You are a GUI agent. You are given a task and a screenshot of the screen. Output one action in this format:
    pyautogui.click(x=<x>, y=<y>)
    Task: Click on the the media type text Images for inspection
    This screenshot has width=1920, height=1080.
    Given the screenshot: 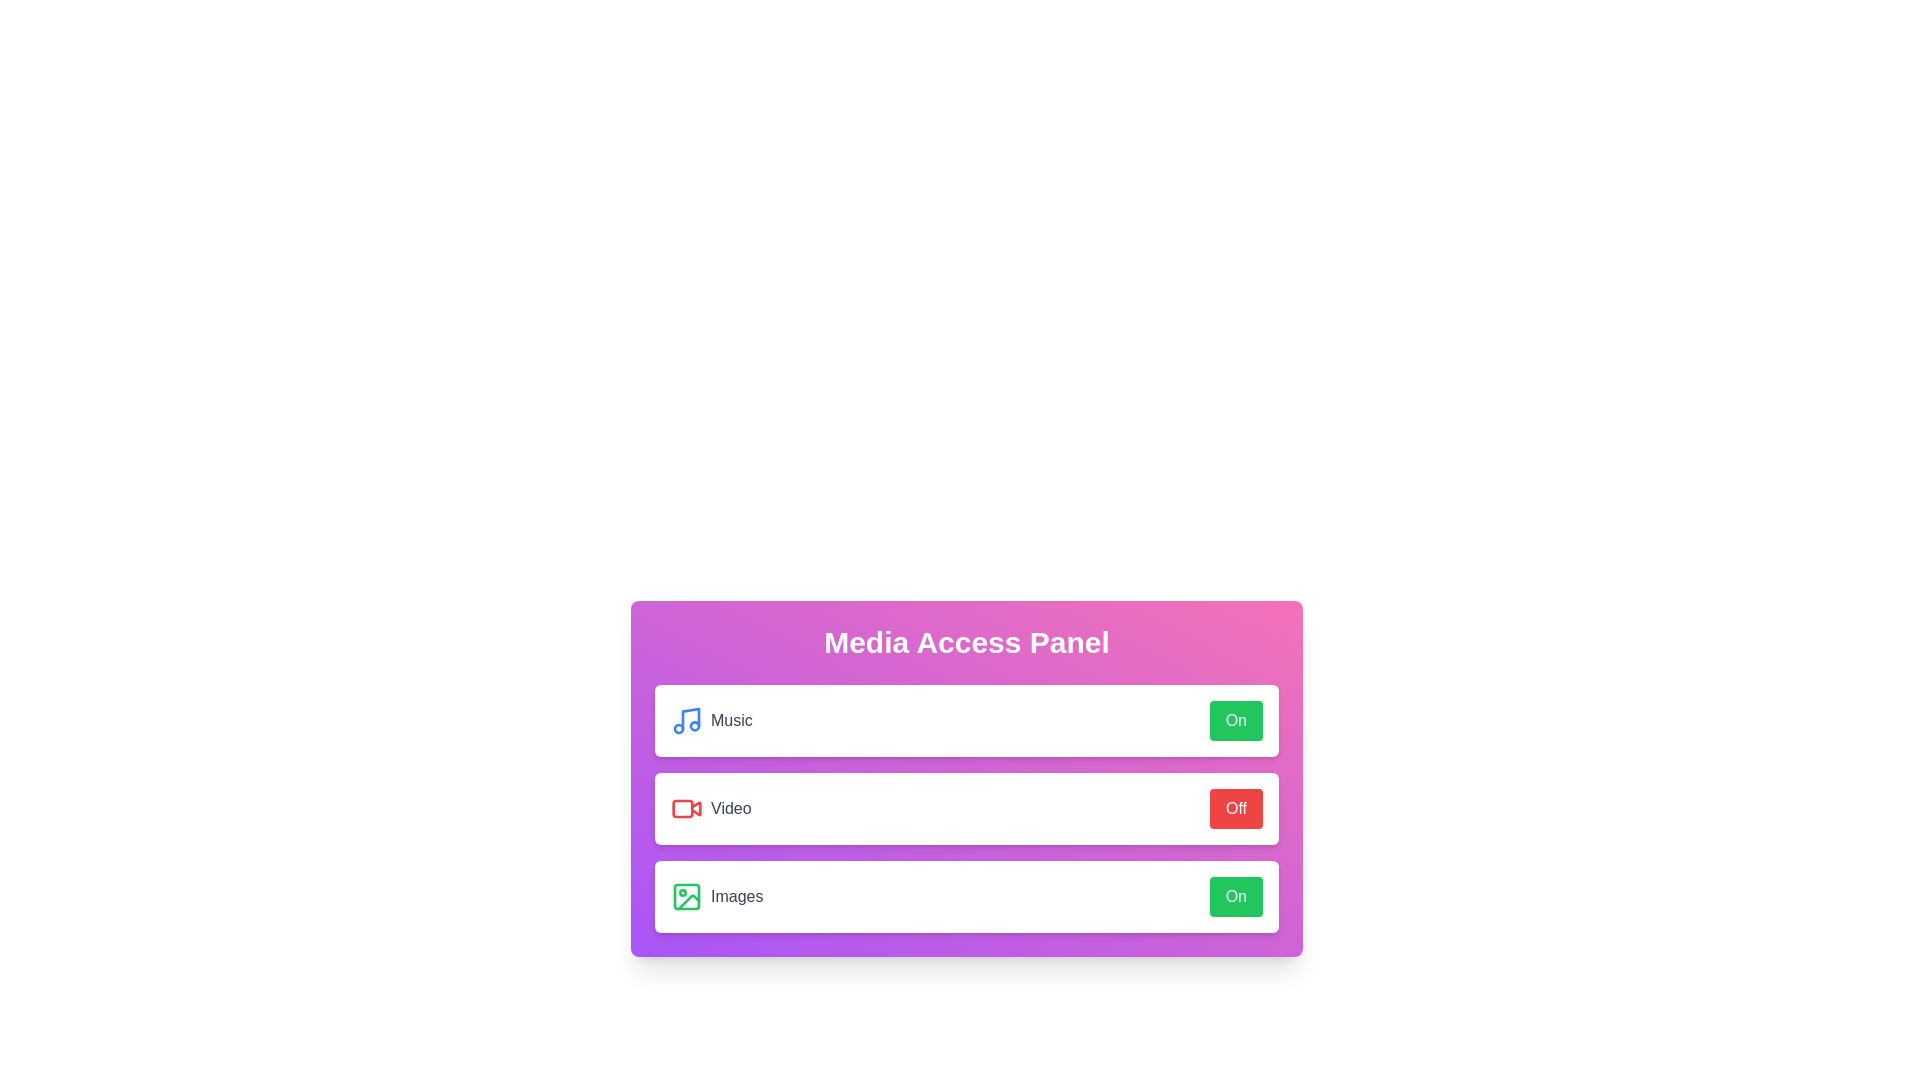 What is the action you would take?
    pyautogui.click(x=710, y=896)
    